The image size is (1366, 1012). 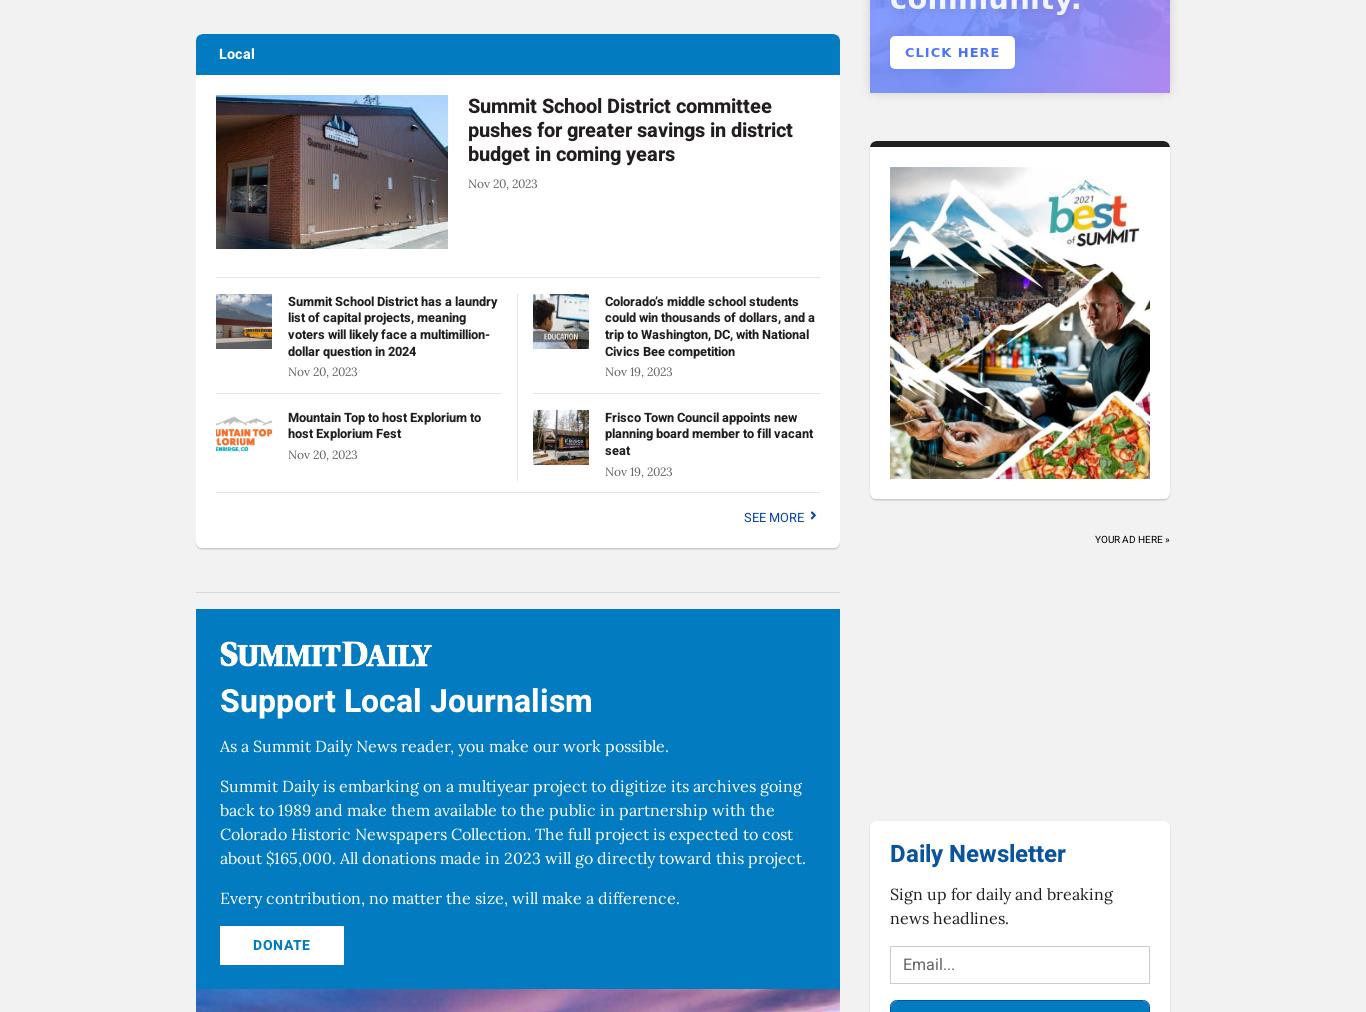 What do you see at coordinates (978, 853) in the screenshot?
I see `'Daily Newsletter'` at bounding box center [978, 853].